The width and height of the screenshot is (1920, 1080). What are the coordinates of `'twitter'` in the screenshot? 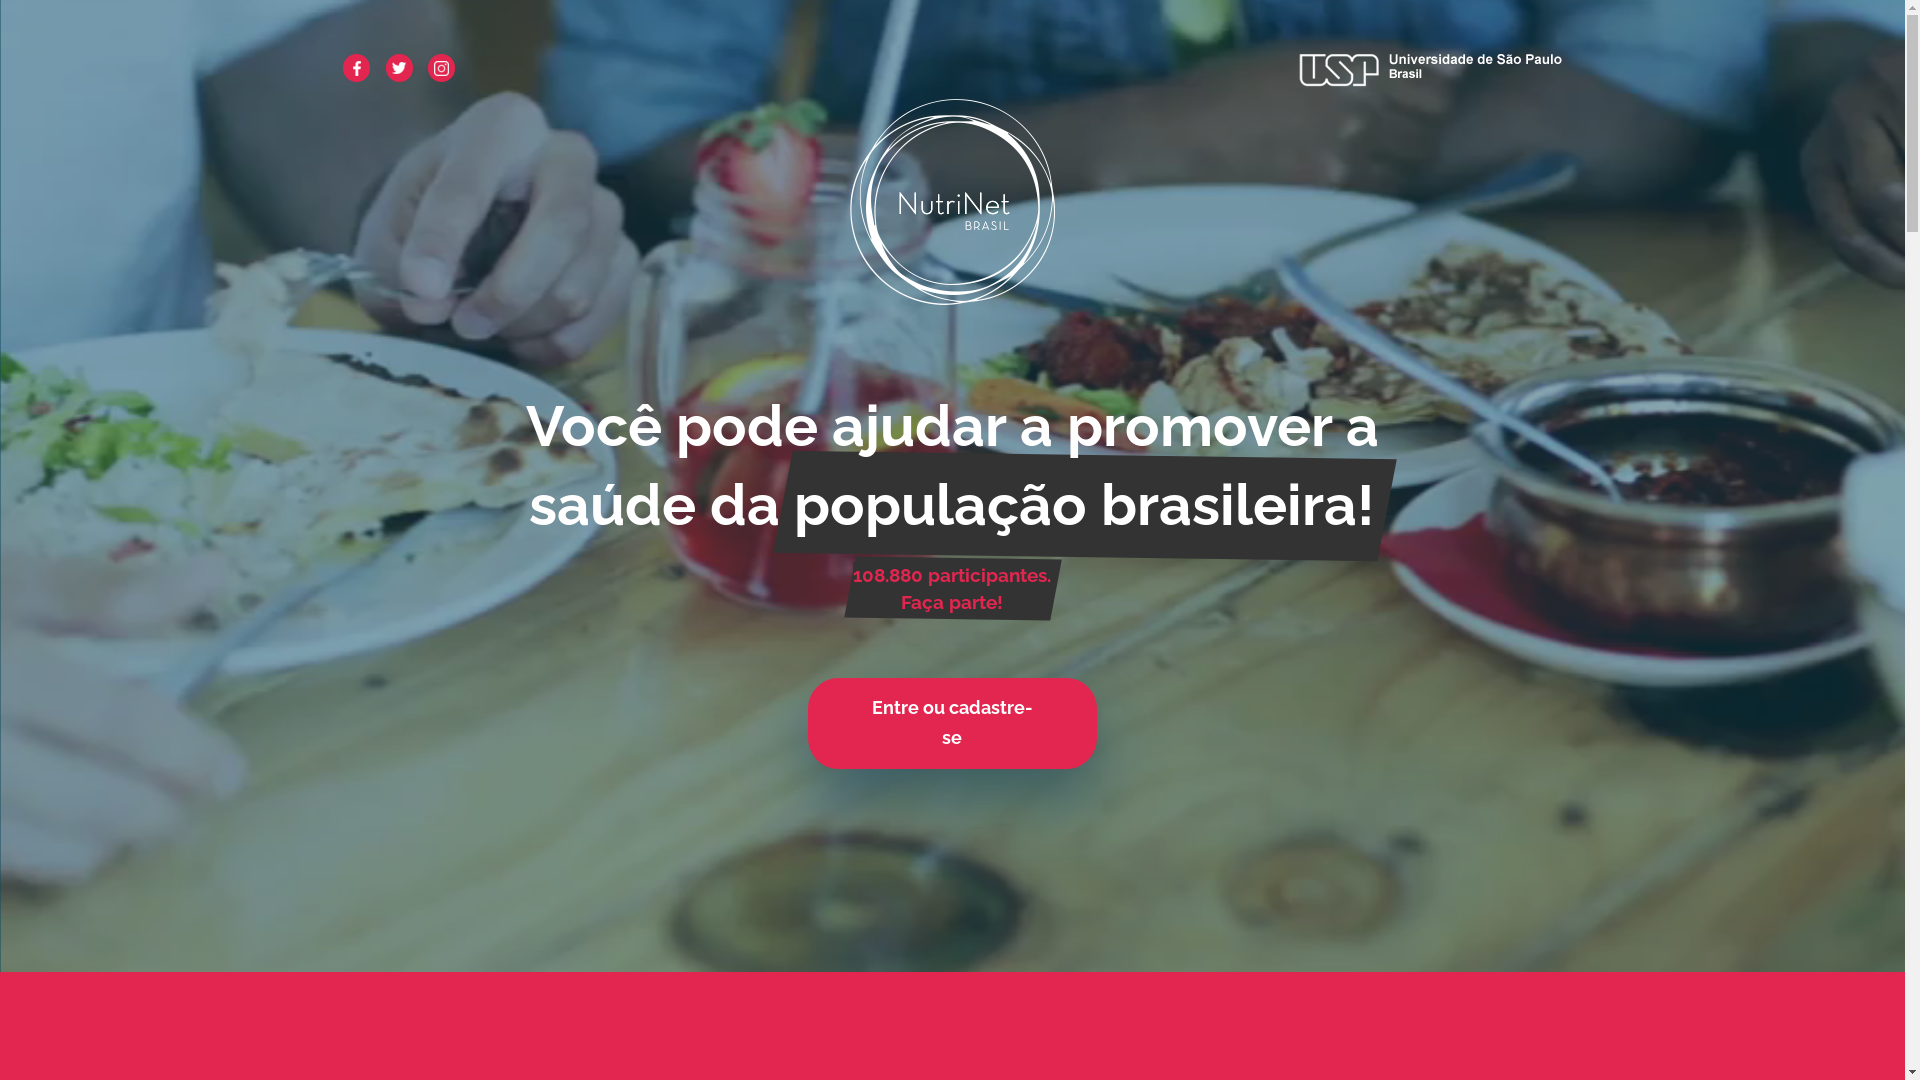 It's located at (399, 66).